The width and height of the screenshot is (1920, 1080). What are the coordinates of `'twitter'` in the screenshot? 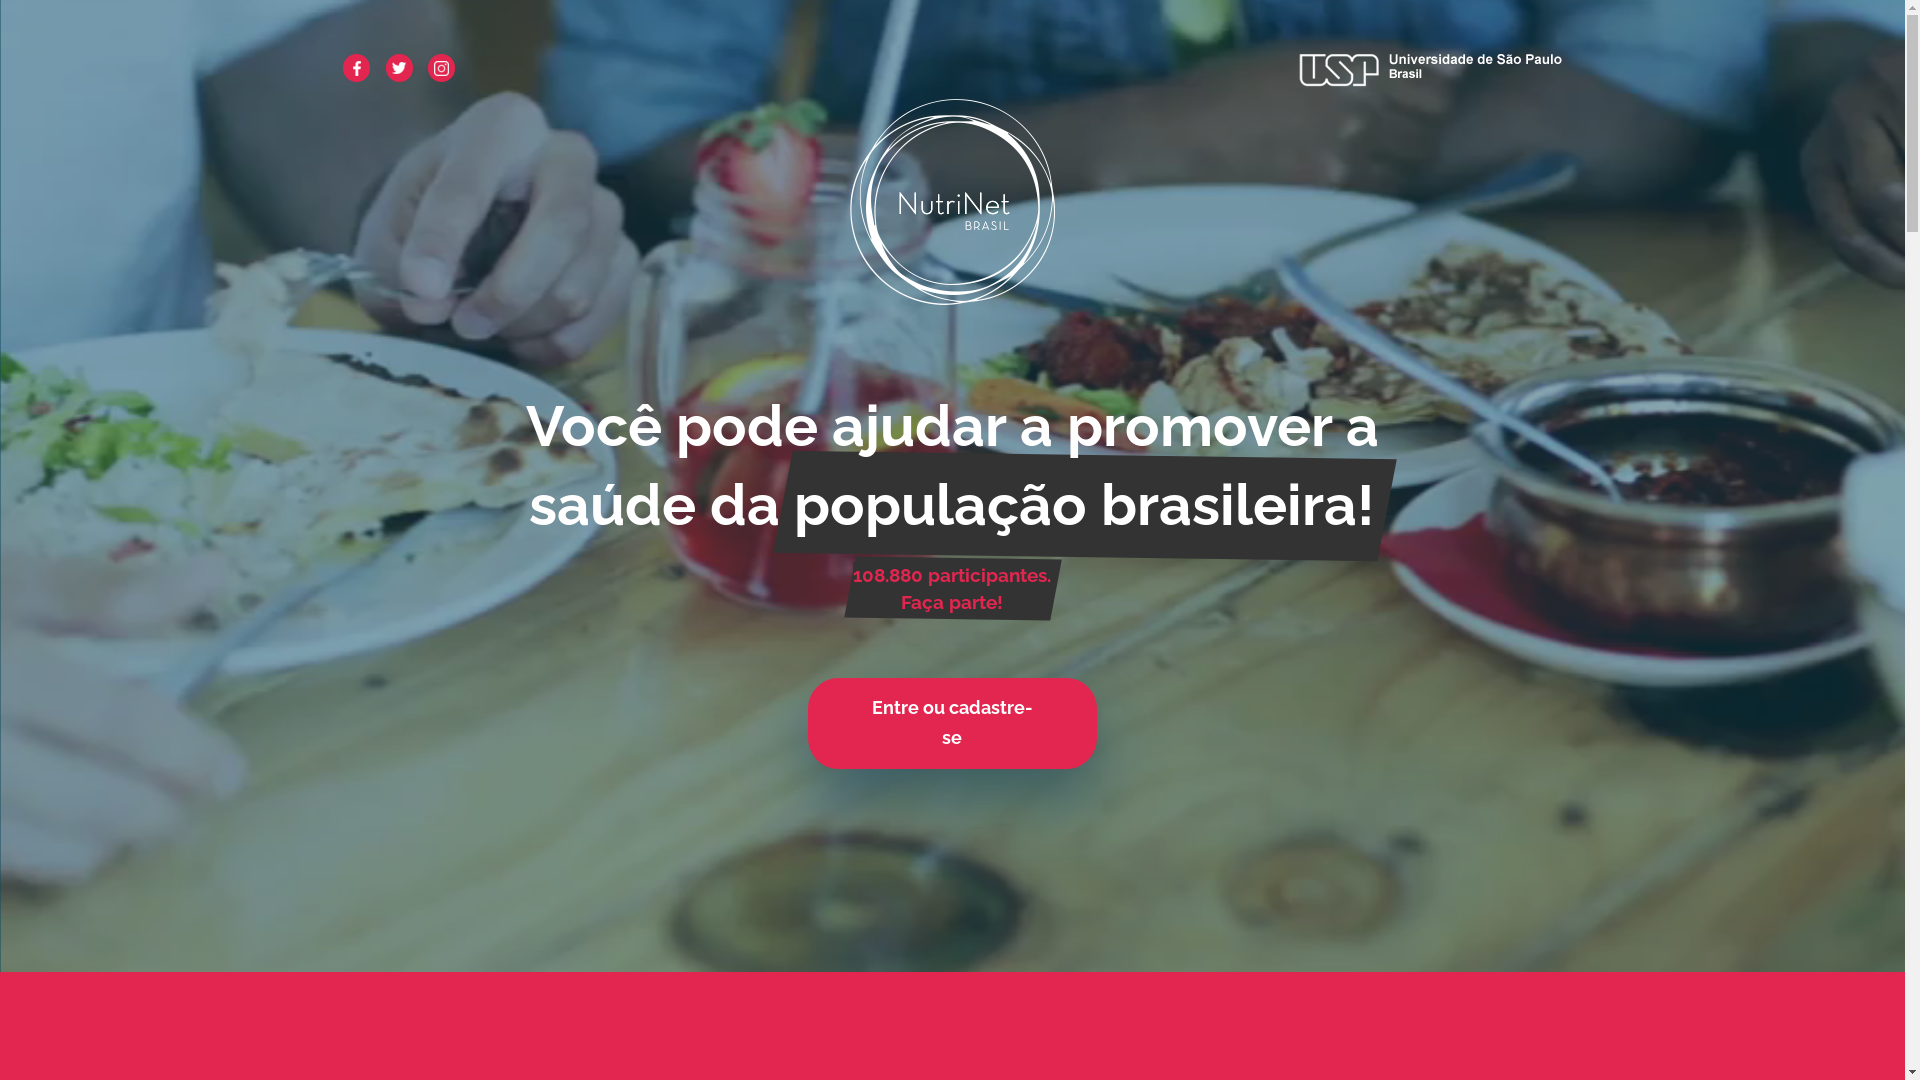 It's located at (399, 66).